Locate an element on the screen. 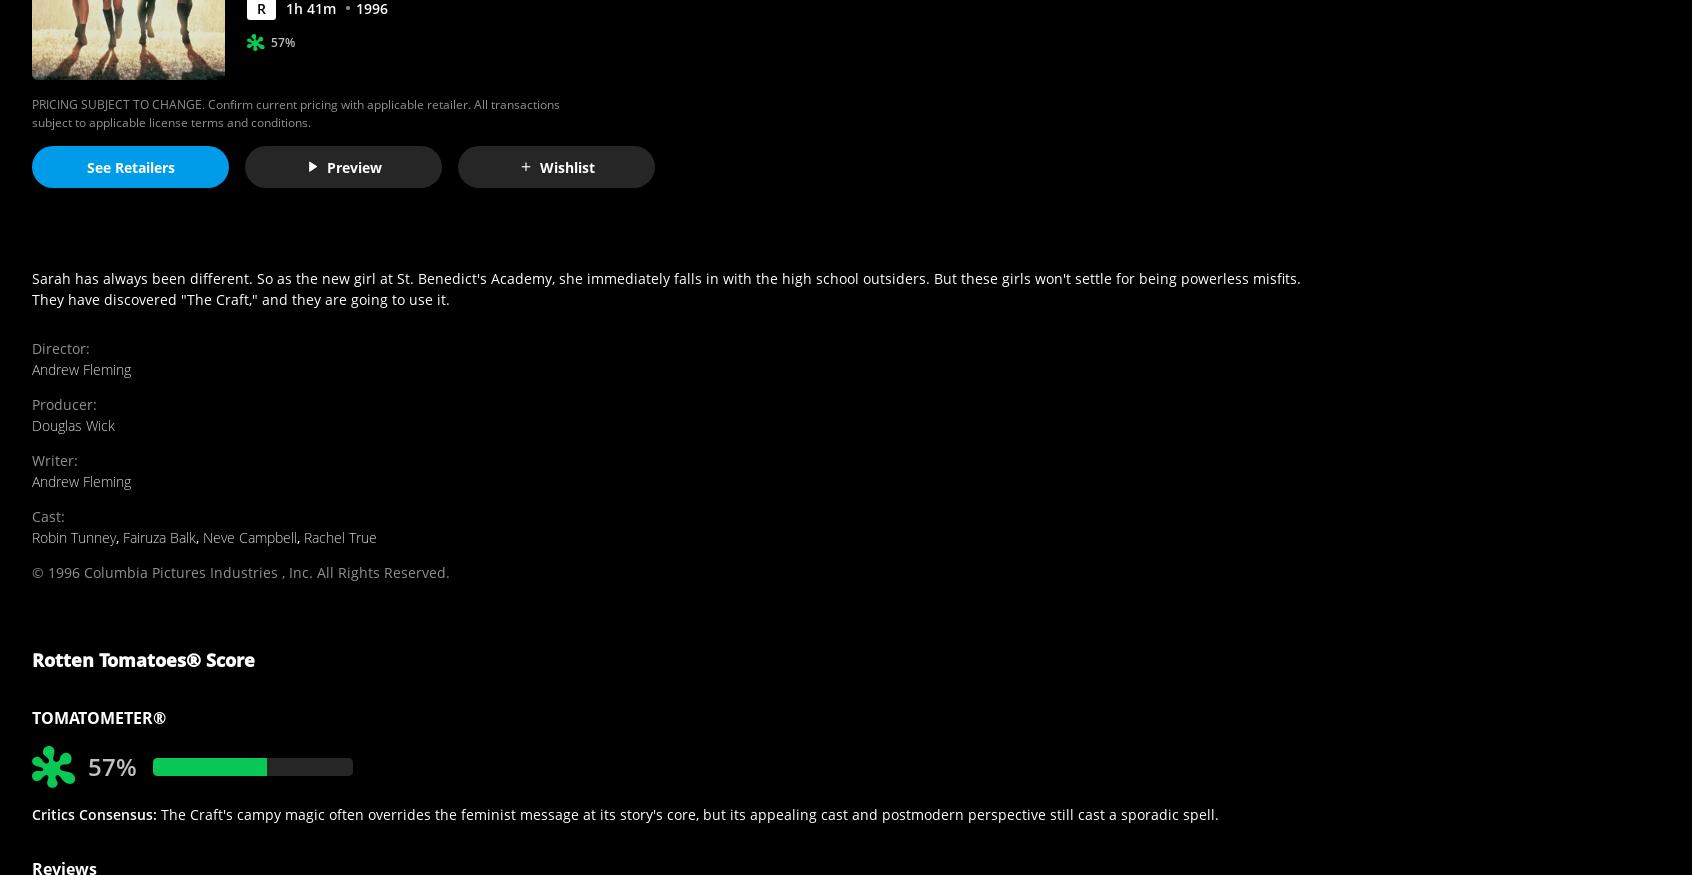  'Neve Campbell' is located at coordinates (250, 536).